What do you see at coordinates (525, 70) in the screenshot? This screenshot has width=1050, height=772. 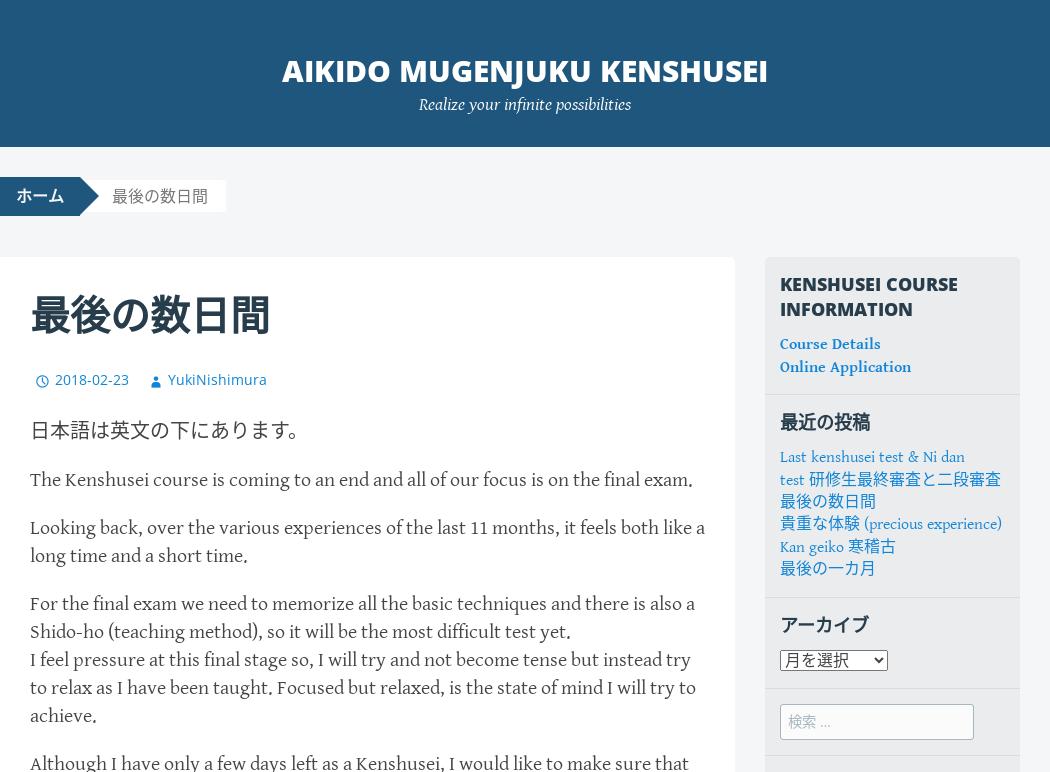 I see `'Aikido Mugenjuku Kenshusei'` at bounding box center [525, 70].